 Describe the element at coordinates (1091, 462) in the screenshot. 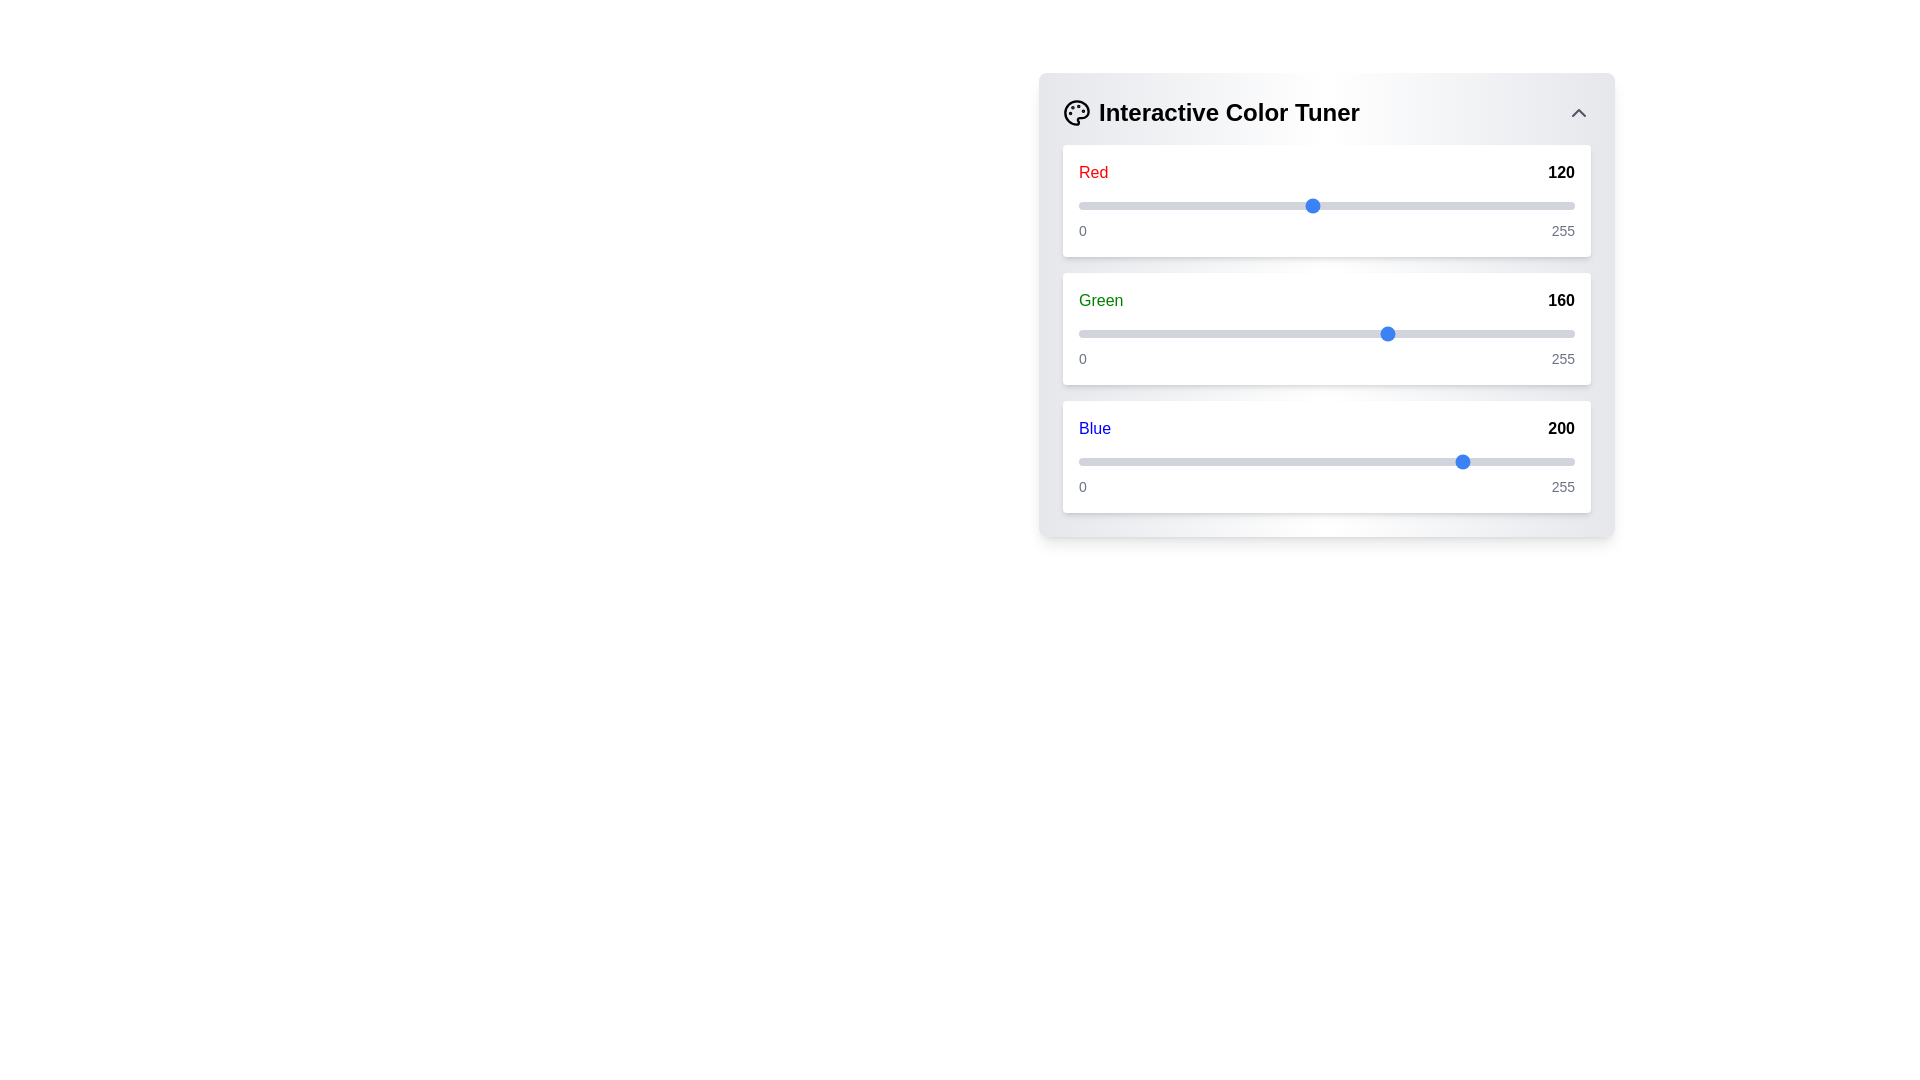

I see `the Blue color value` at that location.